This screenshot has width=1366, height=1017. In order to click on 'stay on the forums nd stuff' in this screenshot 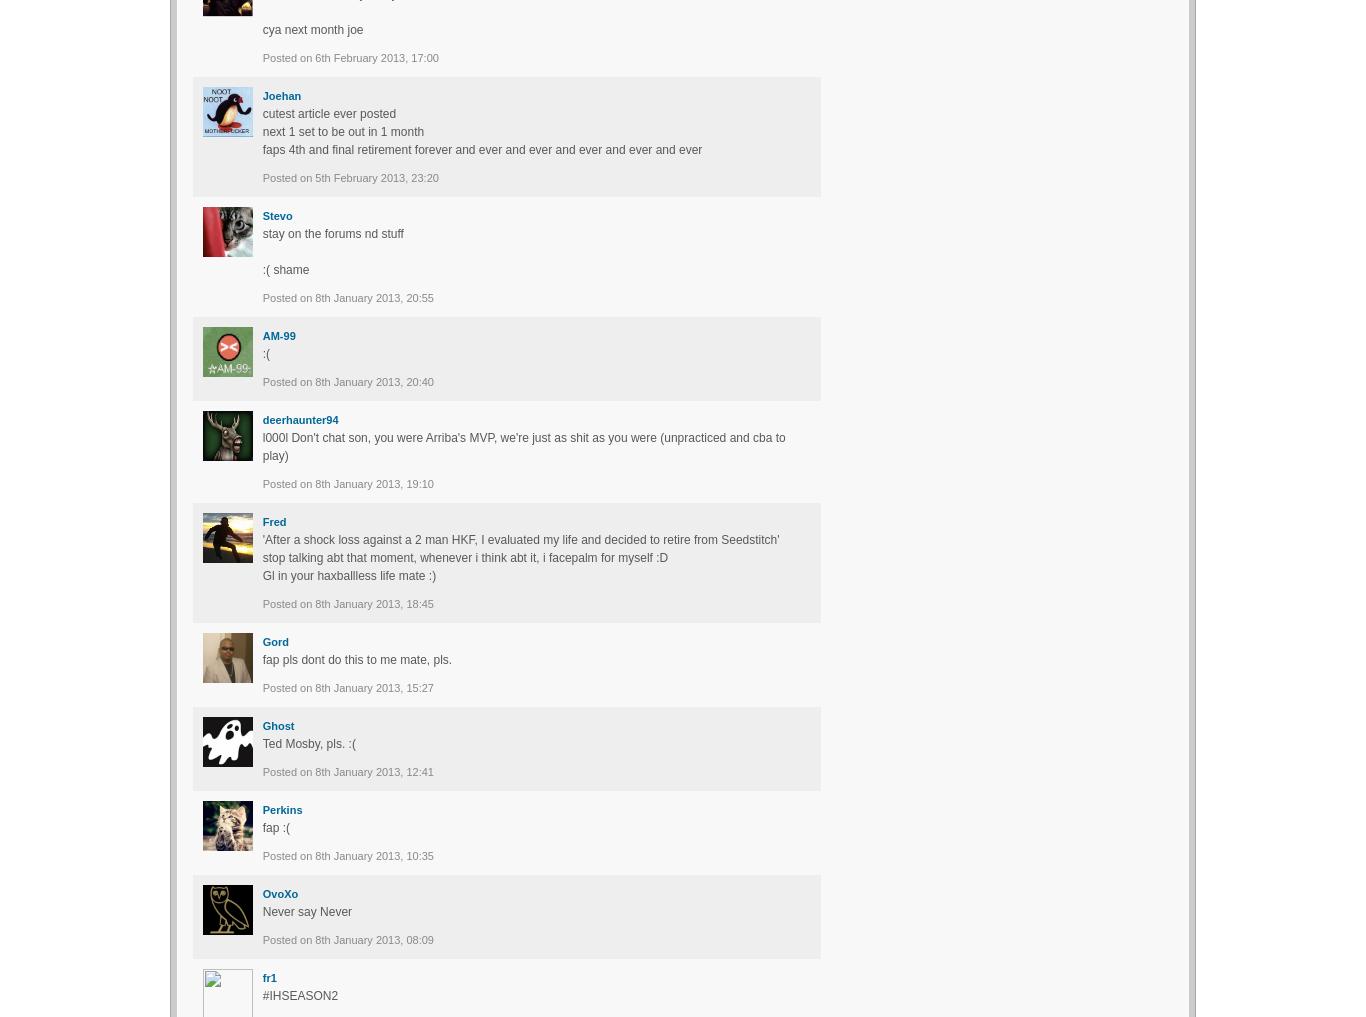, I will do `click(332, 233)`.